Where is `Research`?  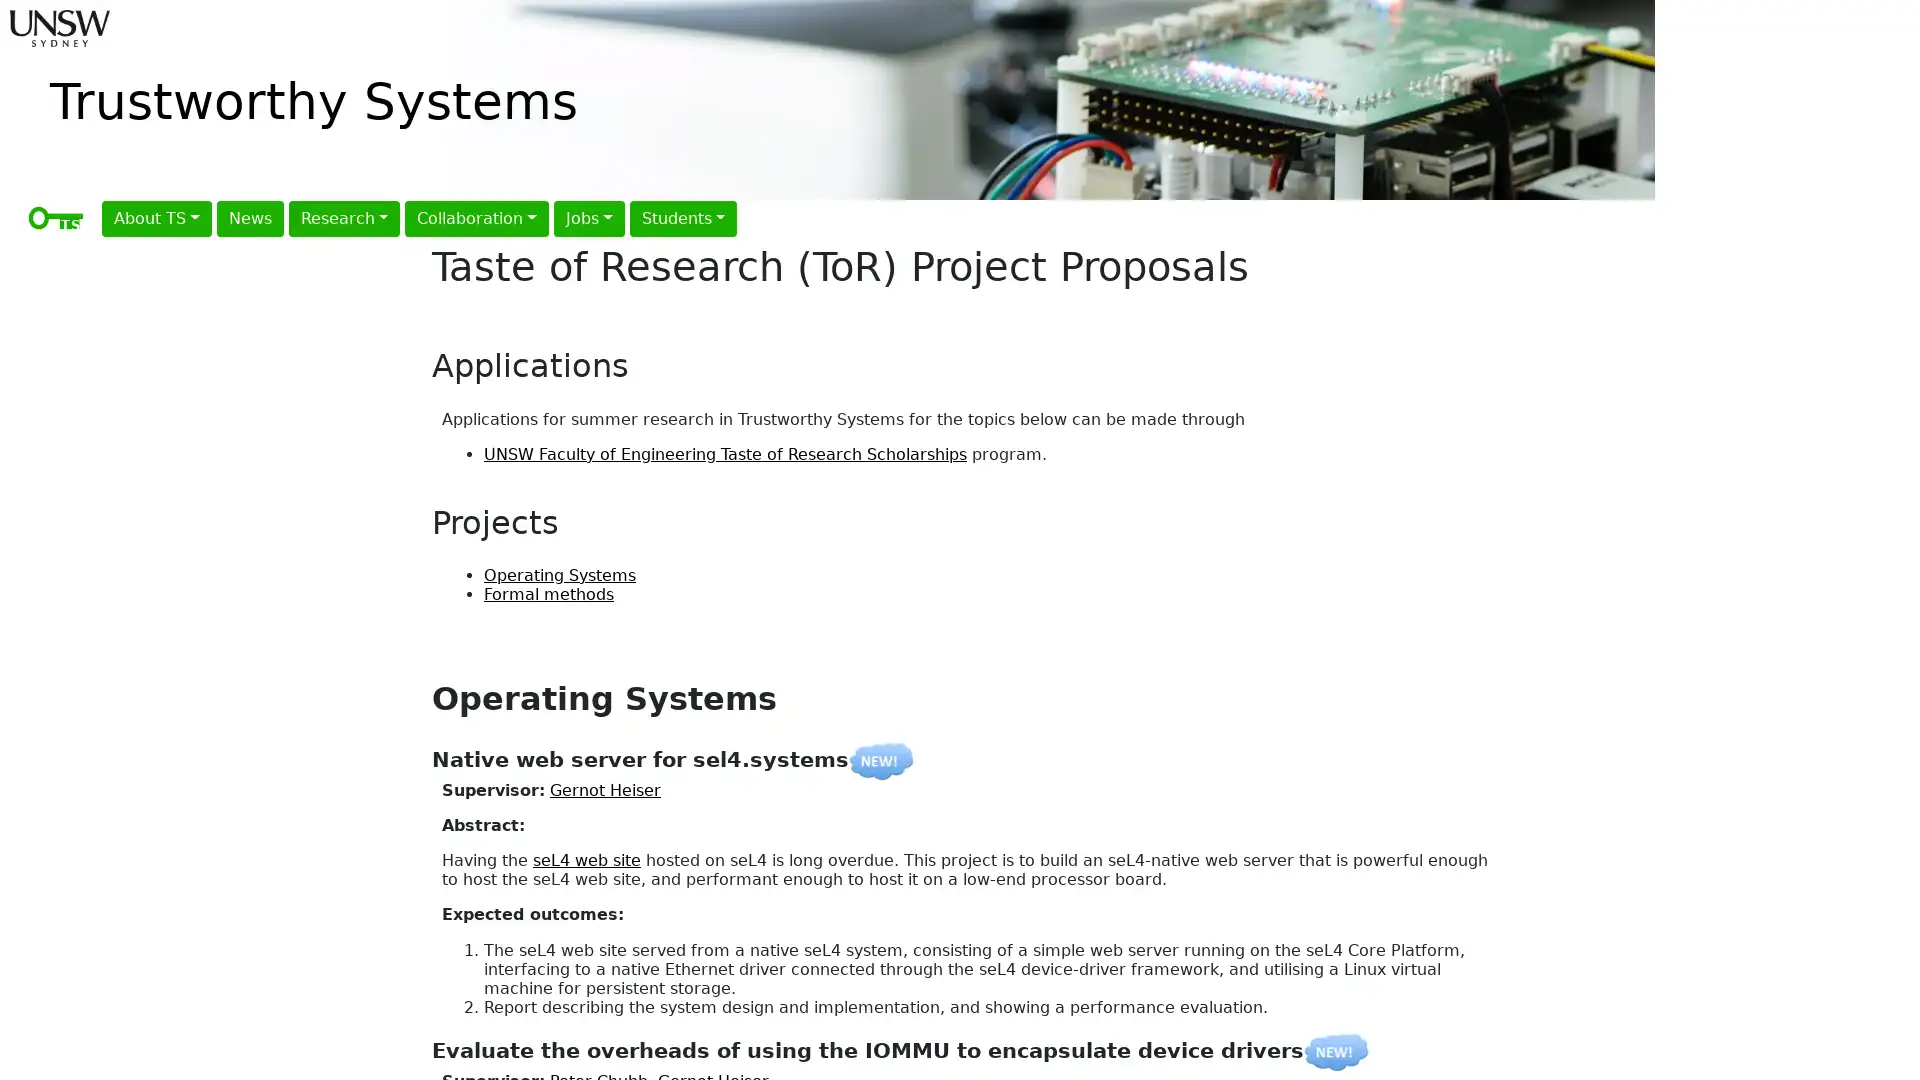 Research is located at coordinates (344, 218).